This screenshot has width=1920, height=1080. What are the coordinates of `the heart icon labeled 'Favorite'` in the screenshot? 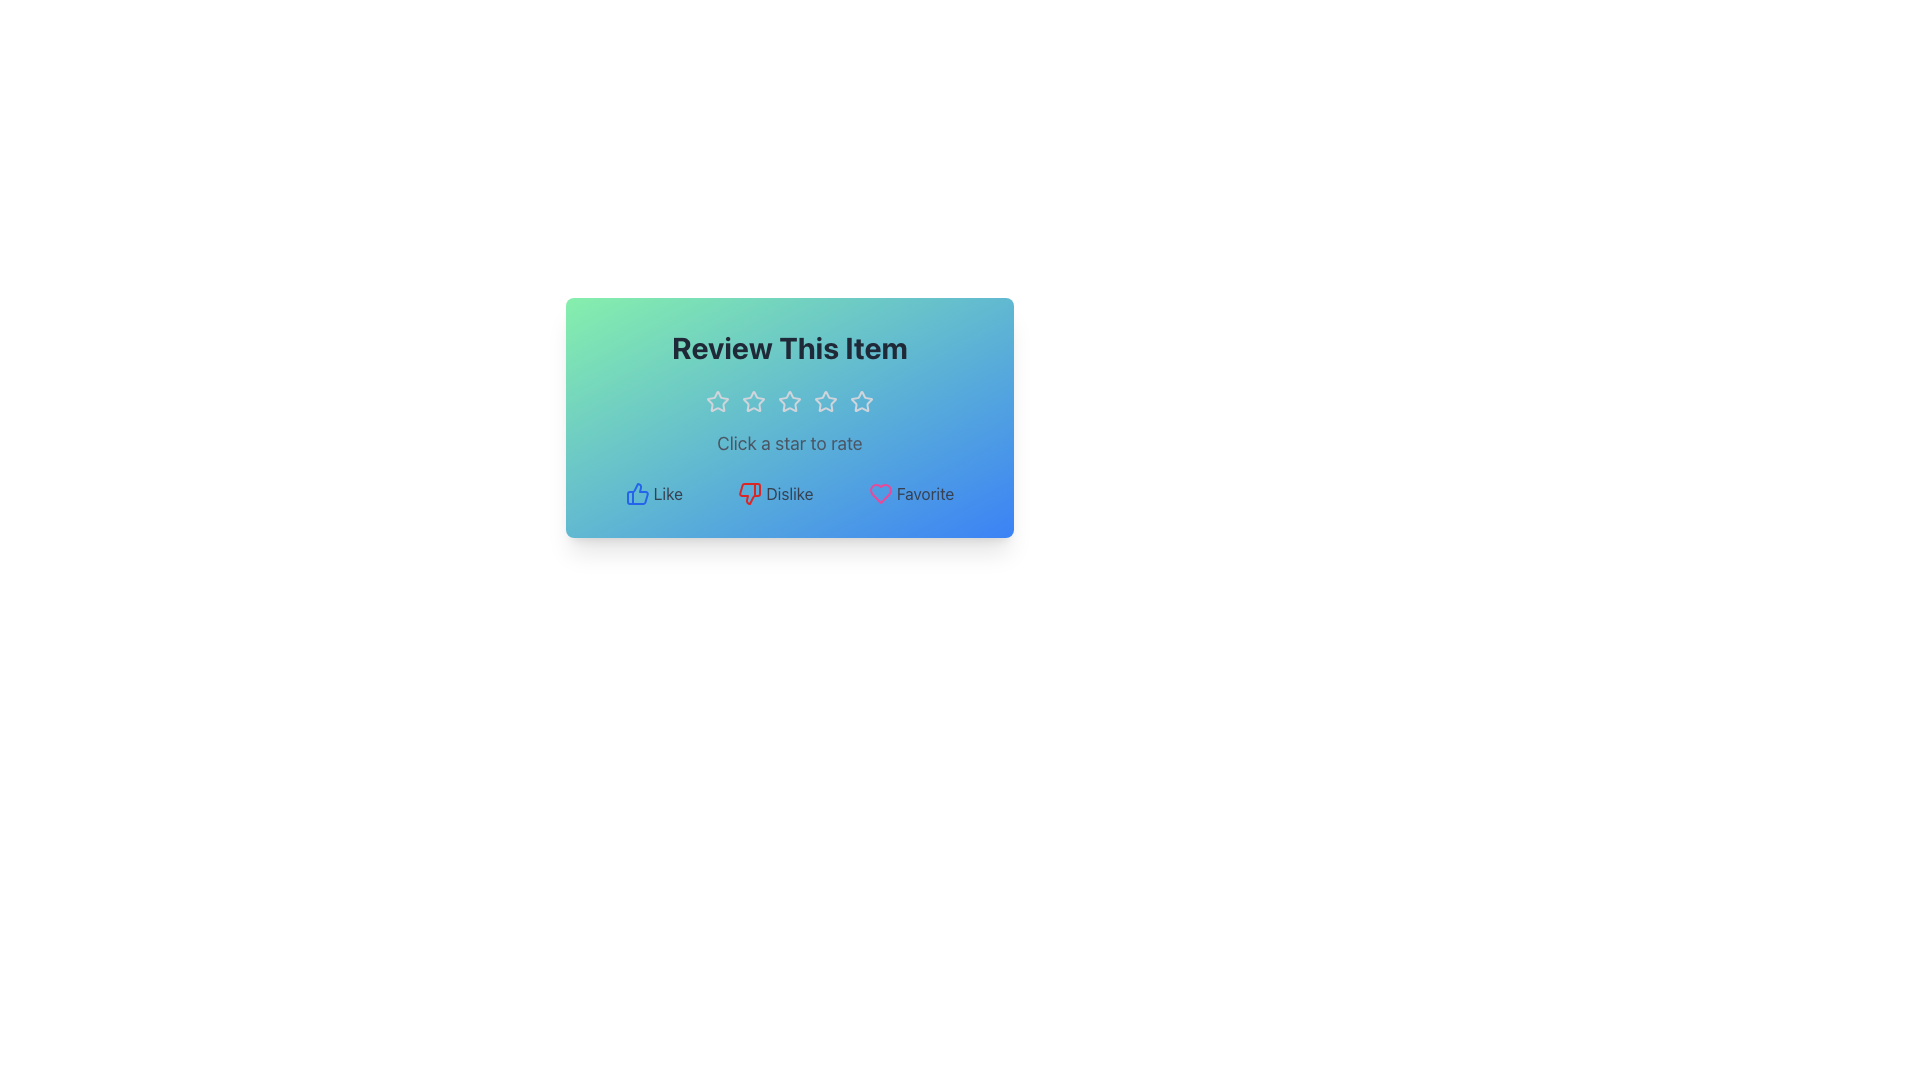 It's located at (880, 493).